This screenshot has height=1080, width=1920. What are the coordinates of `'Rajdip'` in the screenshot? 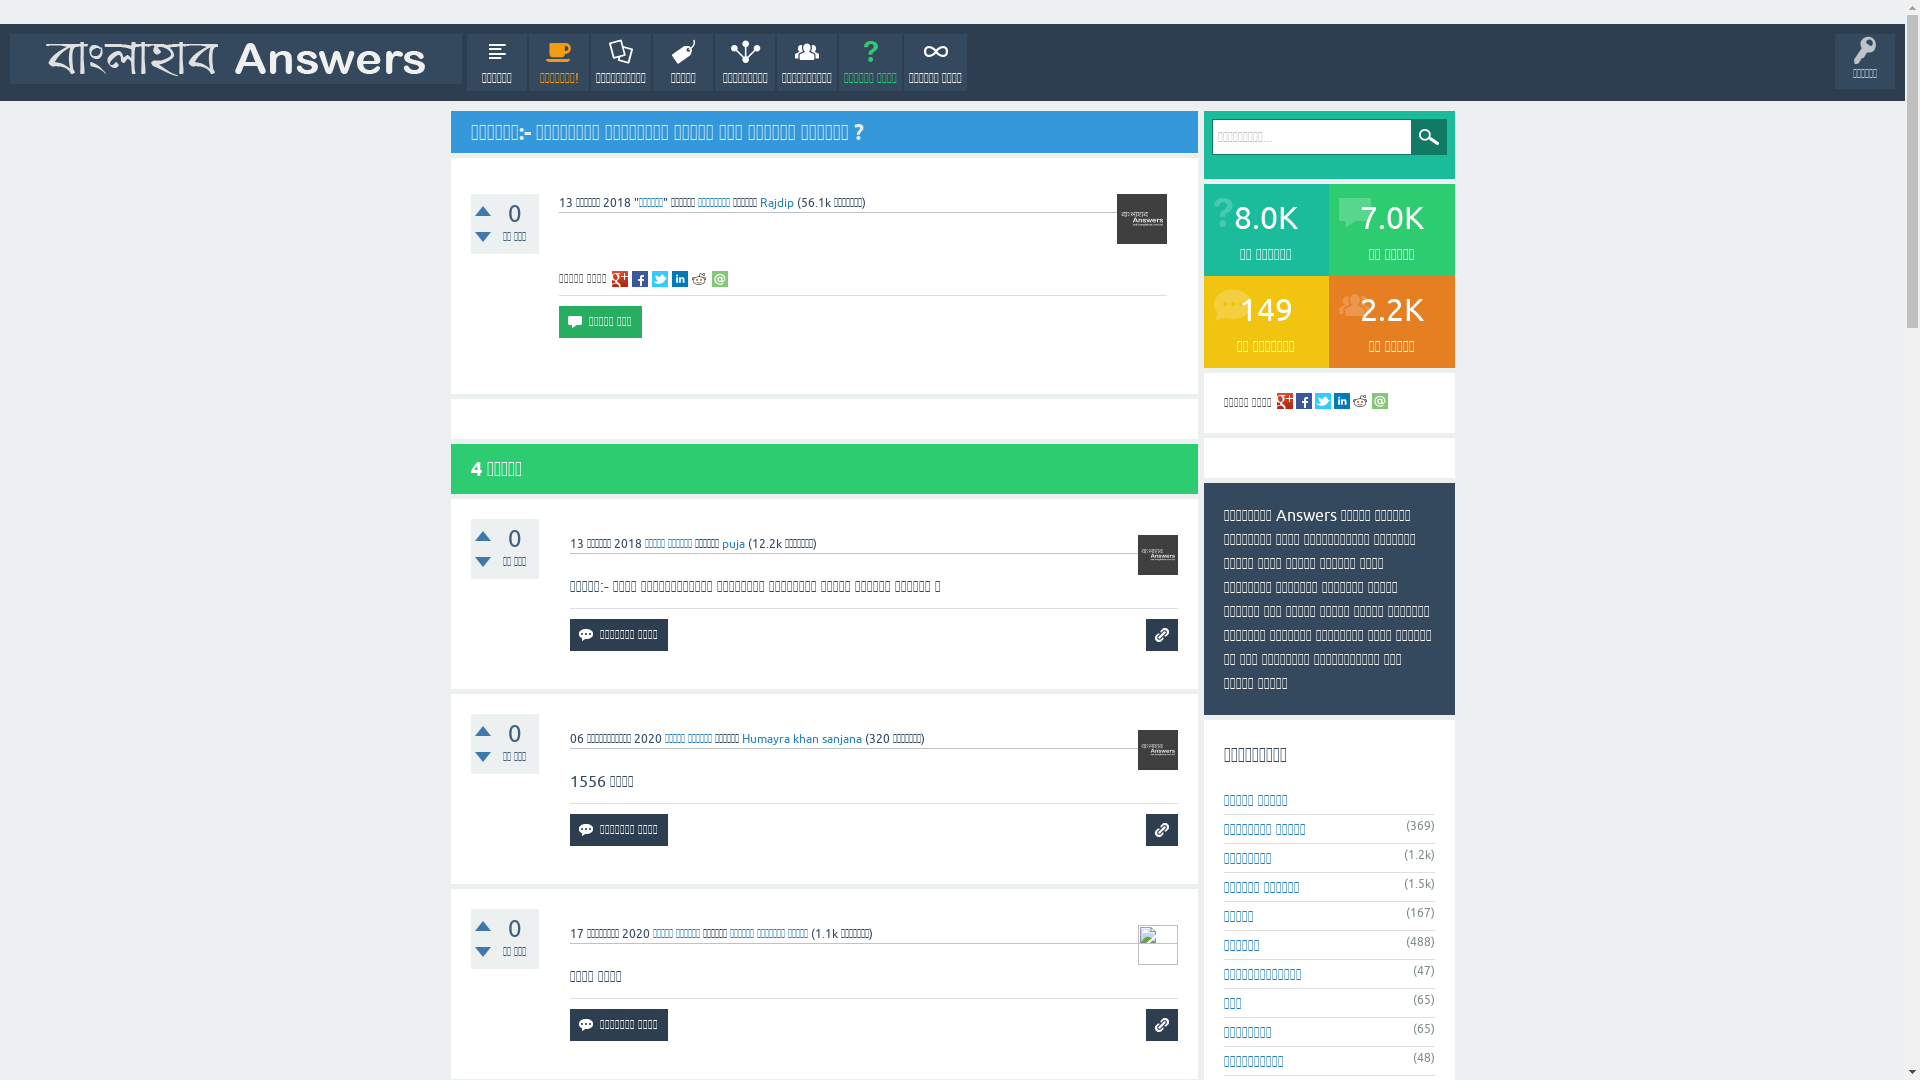 It's located at (776, 203).